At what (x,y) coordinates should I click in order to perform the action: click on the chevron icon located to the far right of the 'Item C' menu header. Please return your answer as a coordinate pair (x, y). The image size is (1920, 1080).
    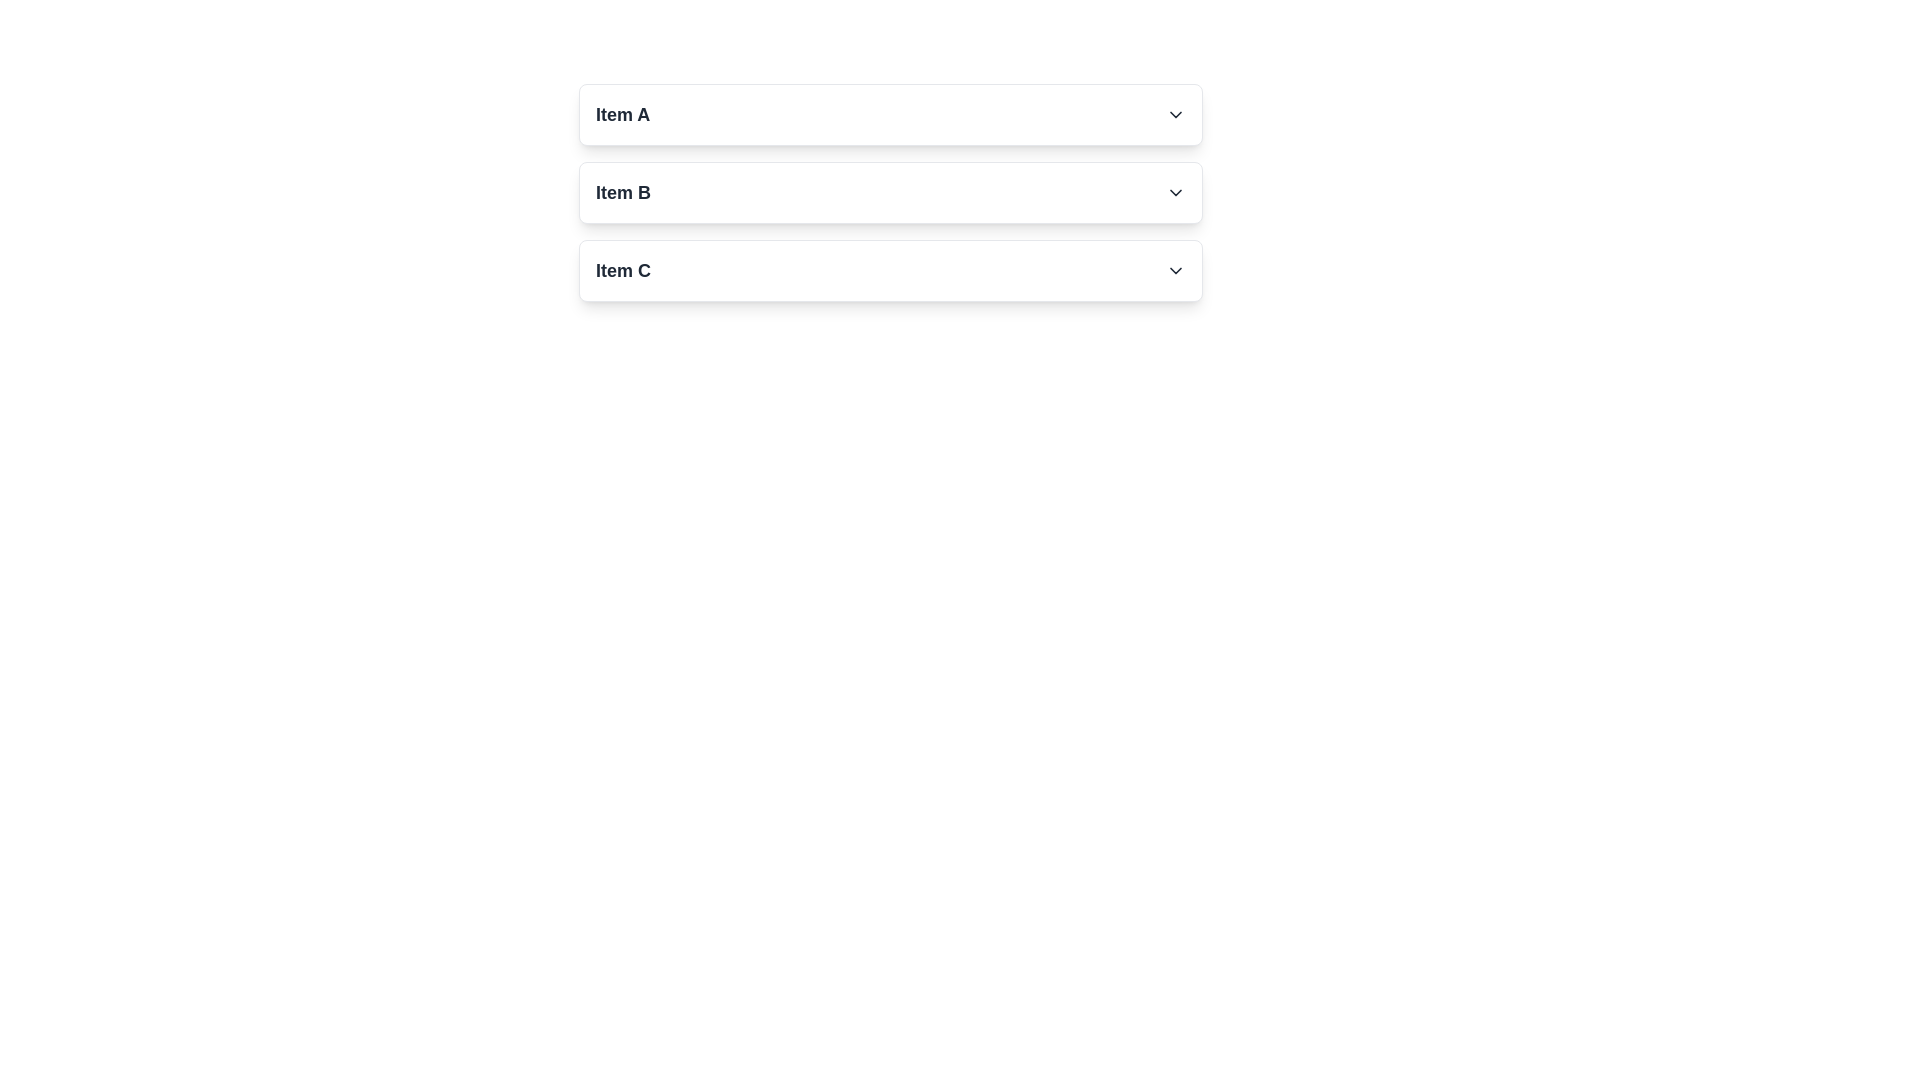
    Looking at the image, I should click on (1176, 270).